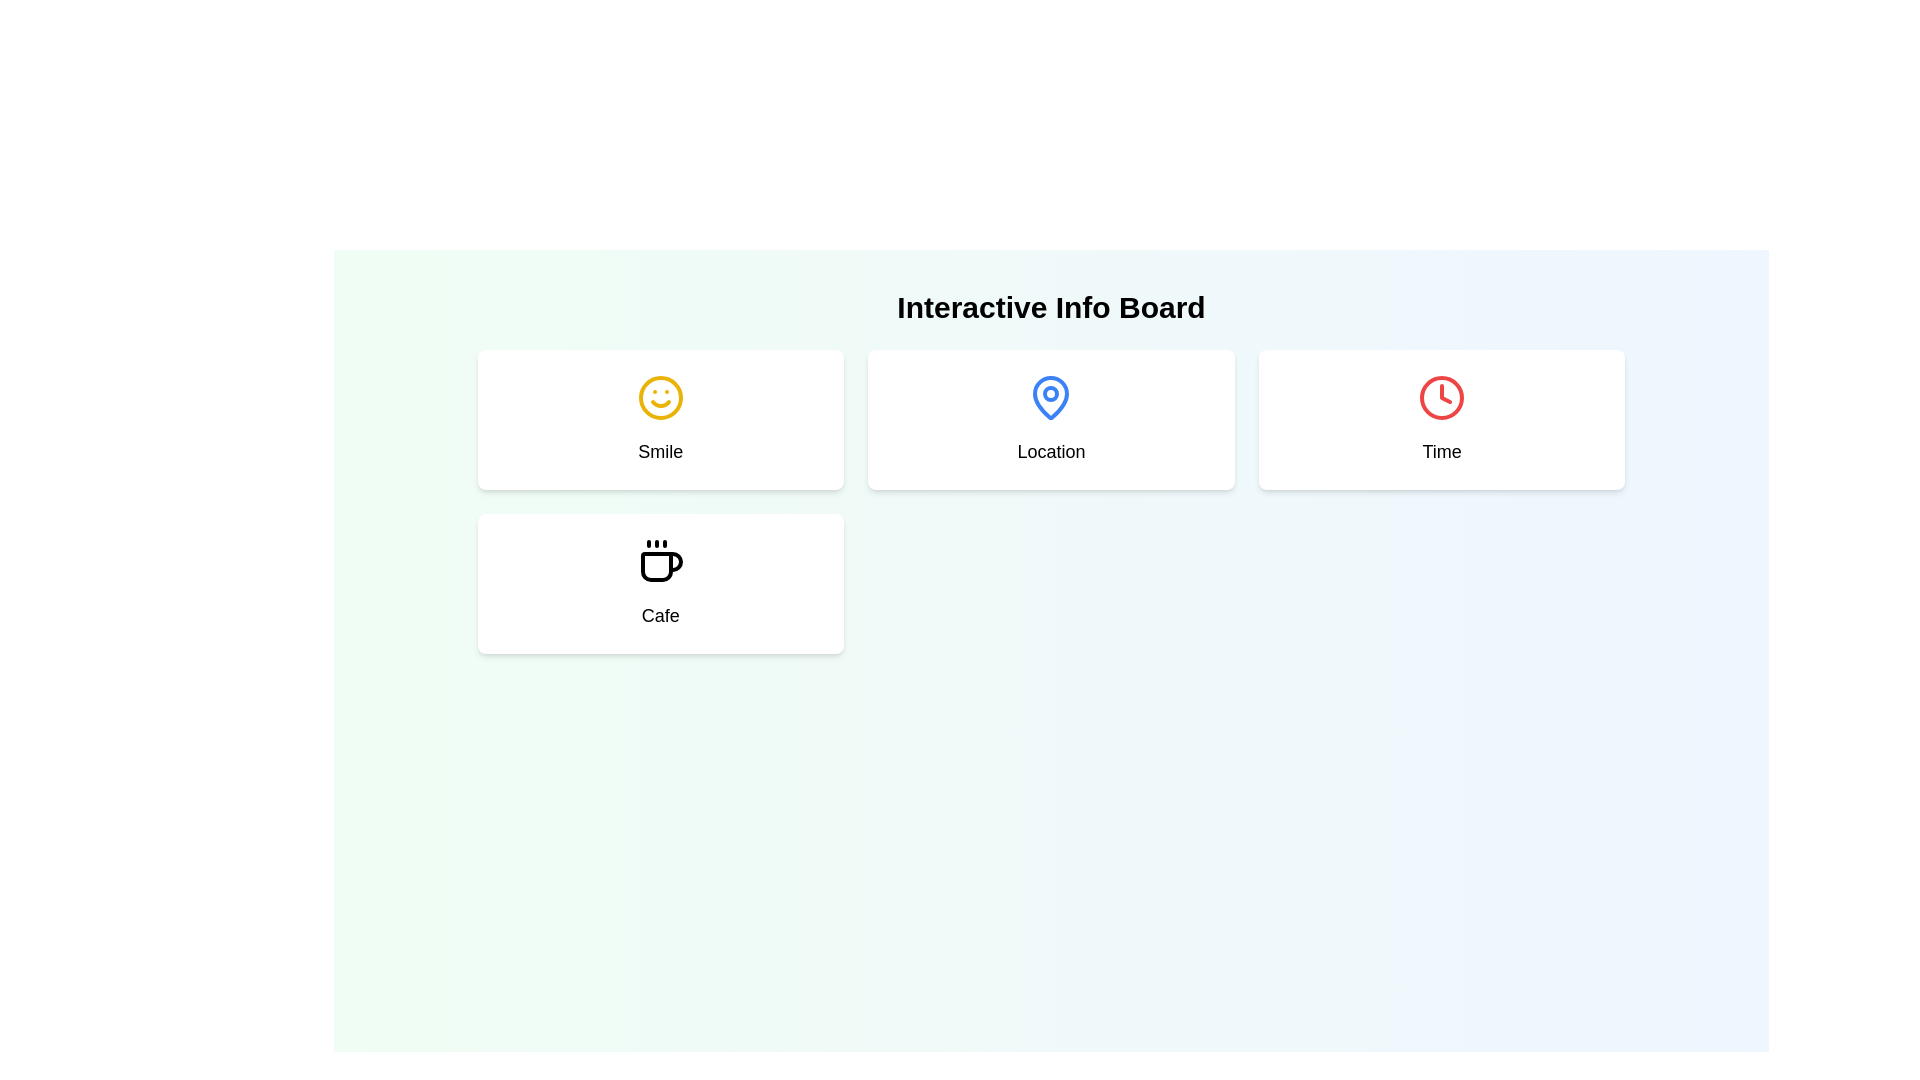  I want to click on the clock icon component within the 'Time' button located in the top-right quadrant of the layout, so click(1446, 393).